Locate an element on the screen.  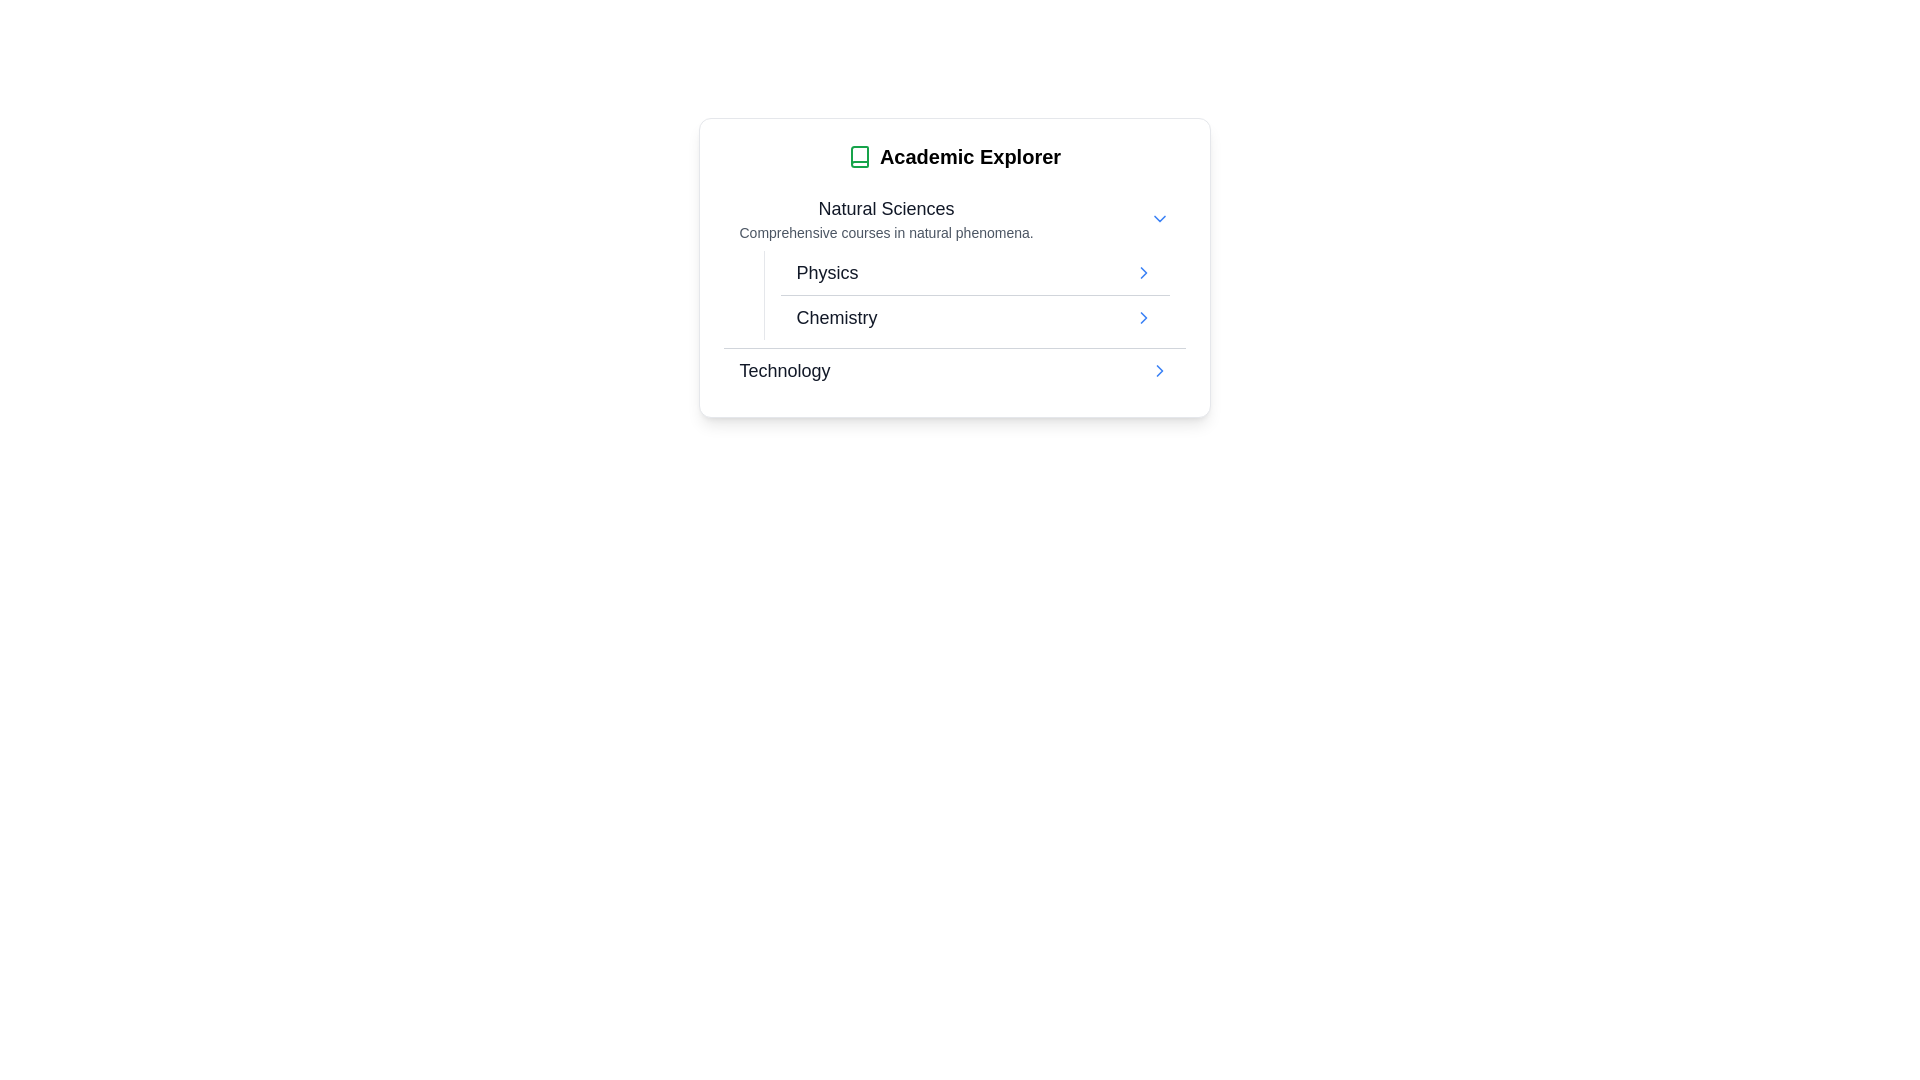
the 'Technology' text label is located at coordinates (784, 370).